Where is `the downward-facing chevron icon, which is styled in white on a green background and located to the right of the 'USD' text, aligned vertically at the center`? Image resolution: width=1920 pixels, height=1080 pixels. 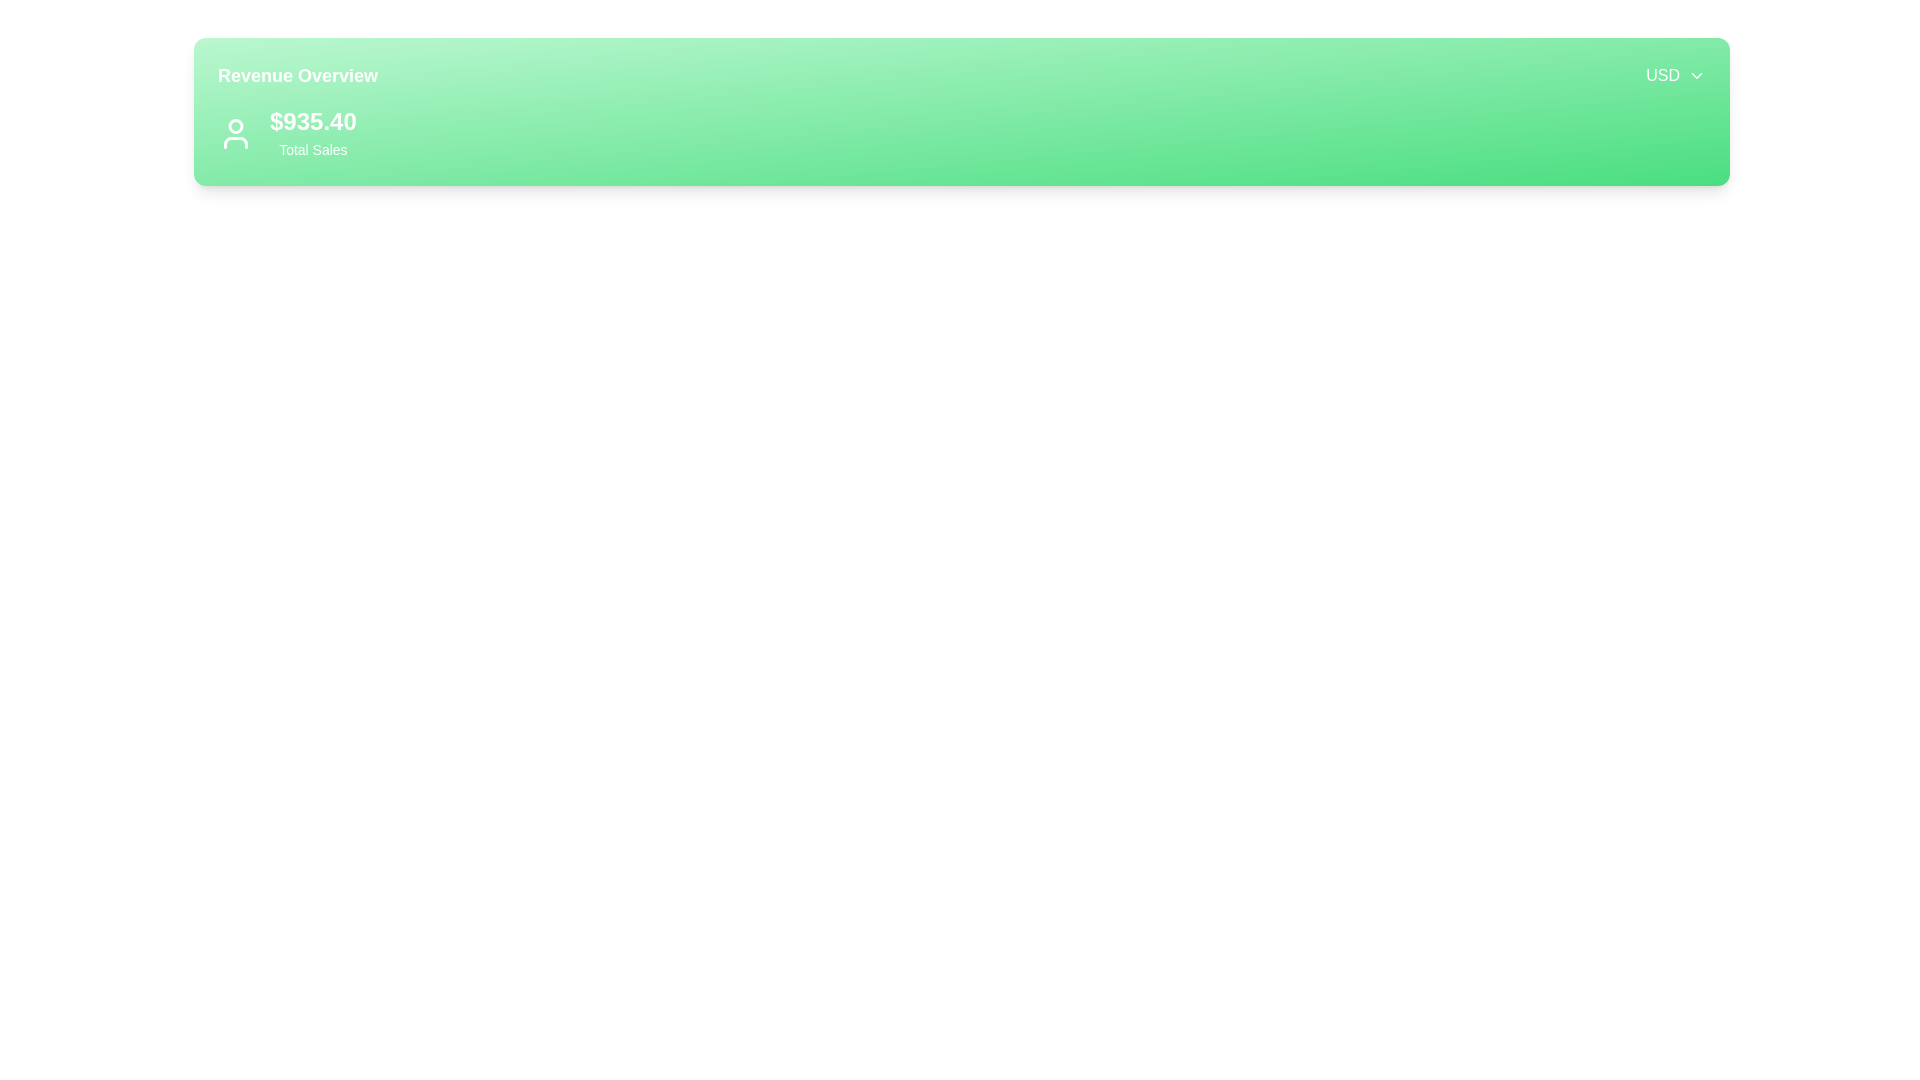 the downward-facing chevron icon, which is styled in white on a green background and located to the right of the 'USD' text, aligned vertically at the center is located at coordinates (1696, 75).